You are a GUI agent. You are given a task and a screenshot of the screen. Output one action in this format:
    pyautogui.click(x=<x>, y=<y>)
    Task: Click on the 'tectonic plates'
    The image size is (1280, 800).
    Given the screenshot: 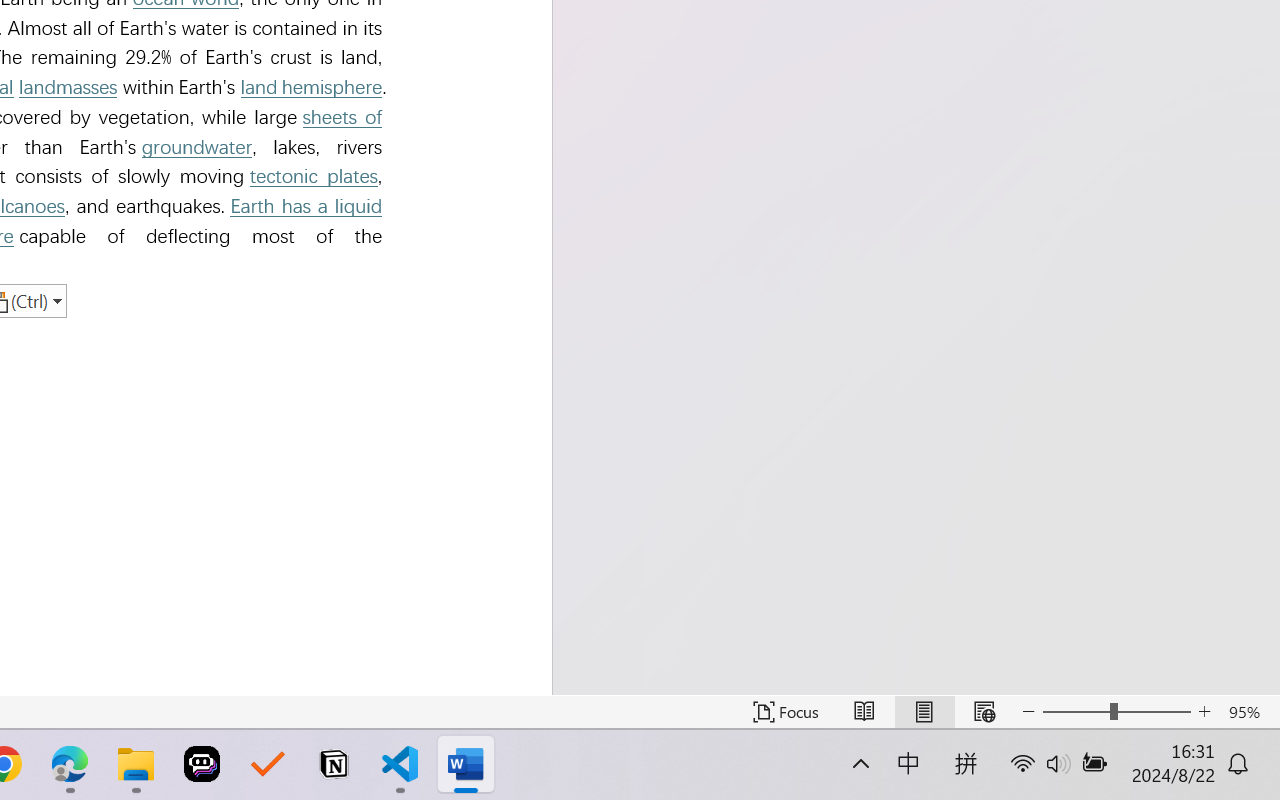 What is the action you would take?
    pyautogui.click(x=312, y=175)
    